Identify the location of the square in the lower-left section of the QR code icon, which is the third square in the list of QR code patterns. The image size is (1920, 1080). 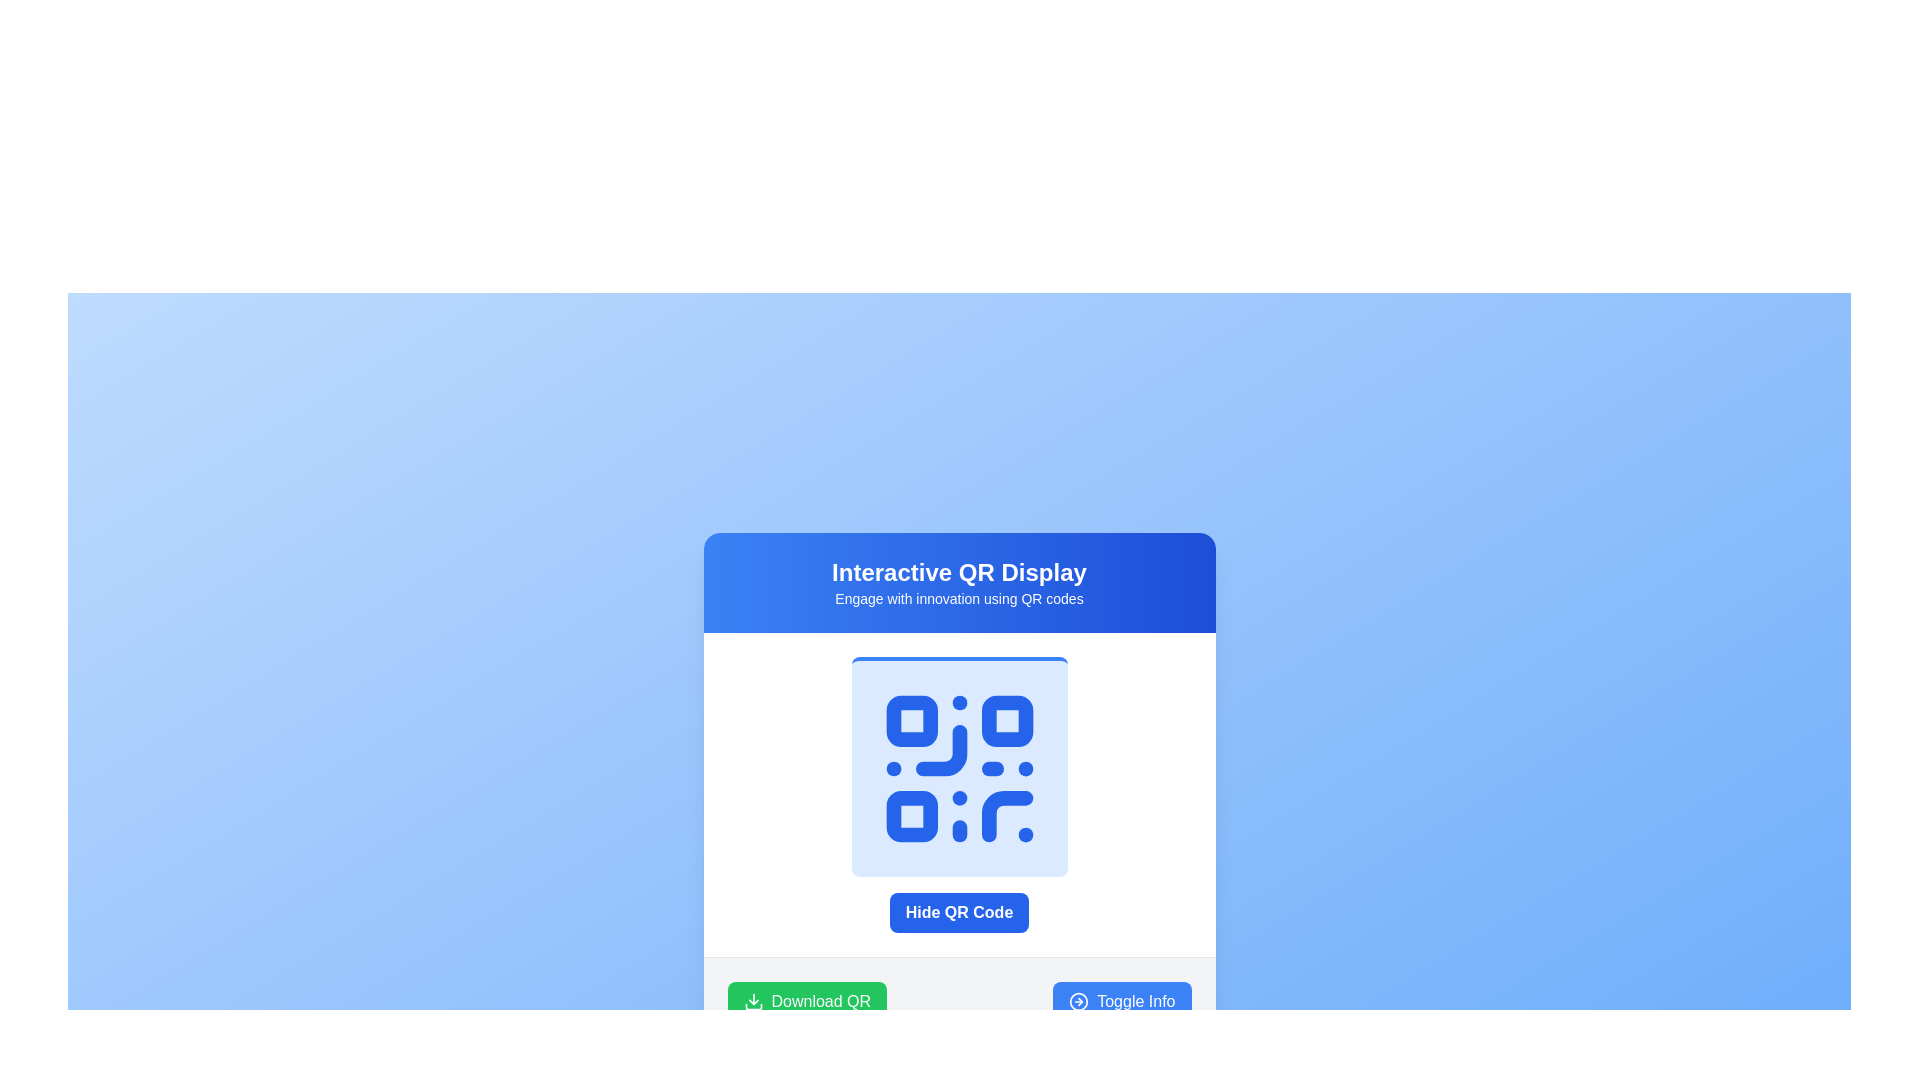
(910, 816).